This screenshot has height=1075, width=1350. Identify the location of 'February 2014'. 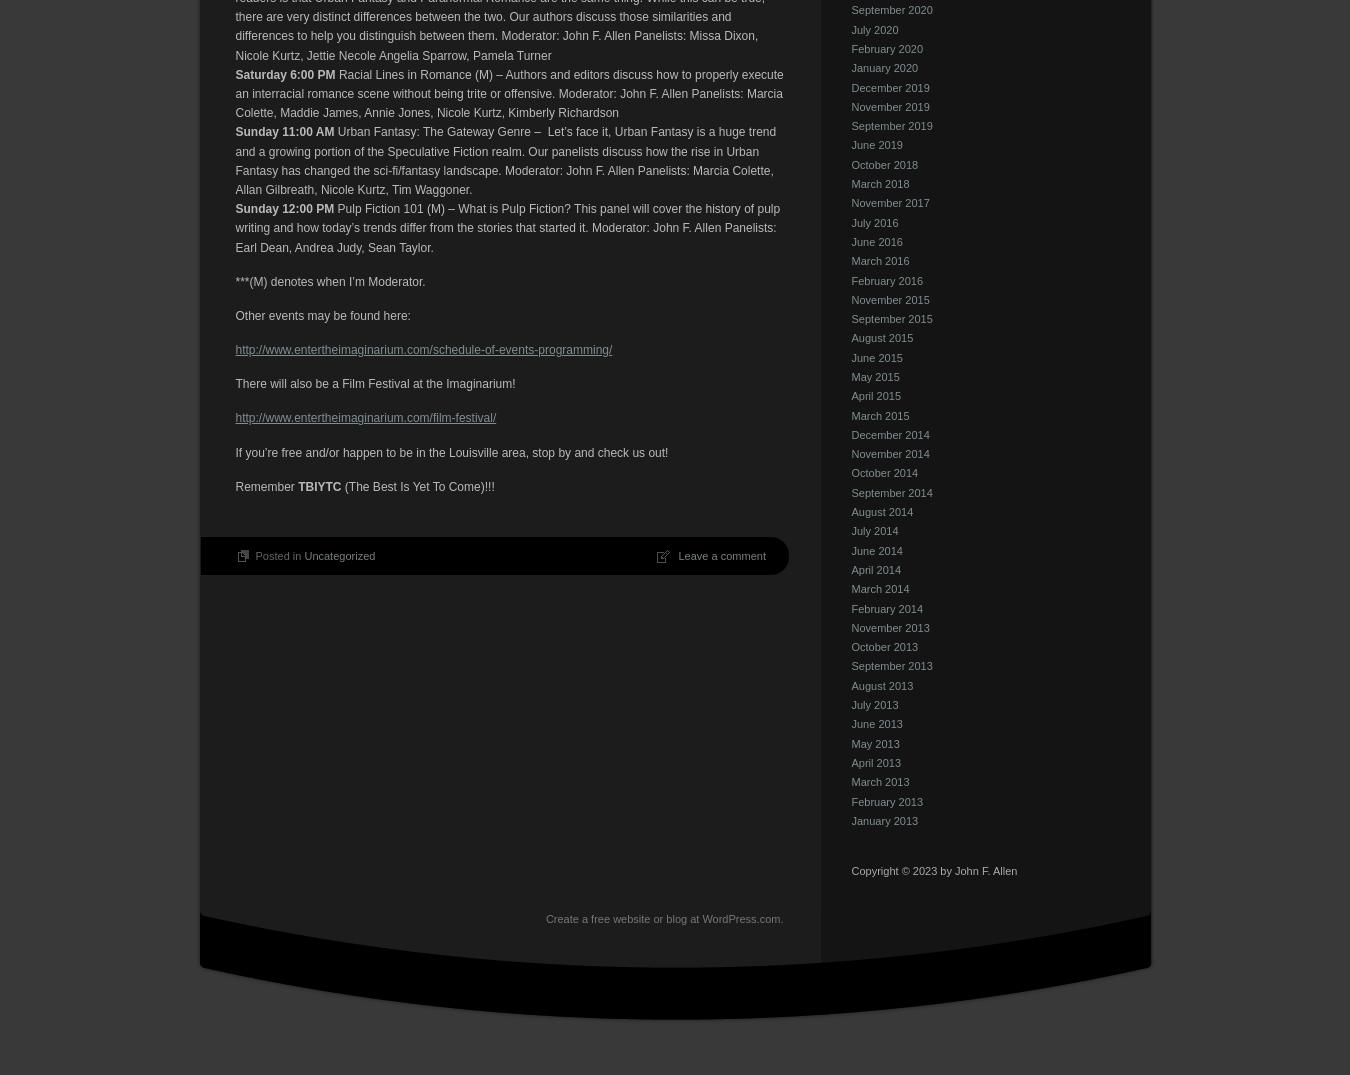
(851, 607).